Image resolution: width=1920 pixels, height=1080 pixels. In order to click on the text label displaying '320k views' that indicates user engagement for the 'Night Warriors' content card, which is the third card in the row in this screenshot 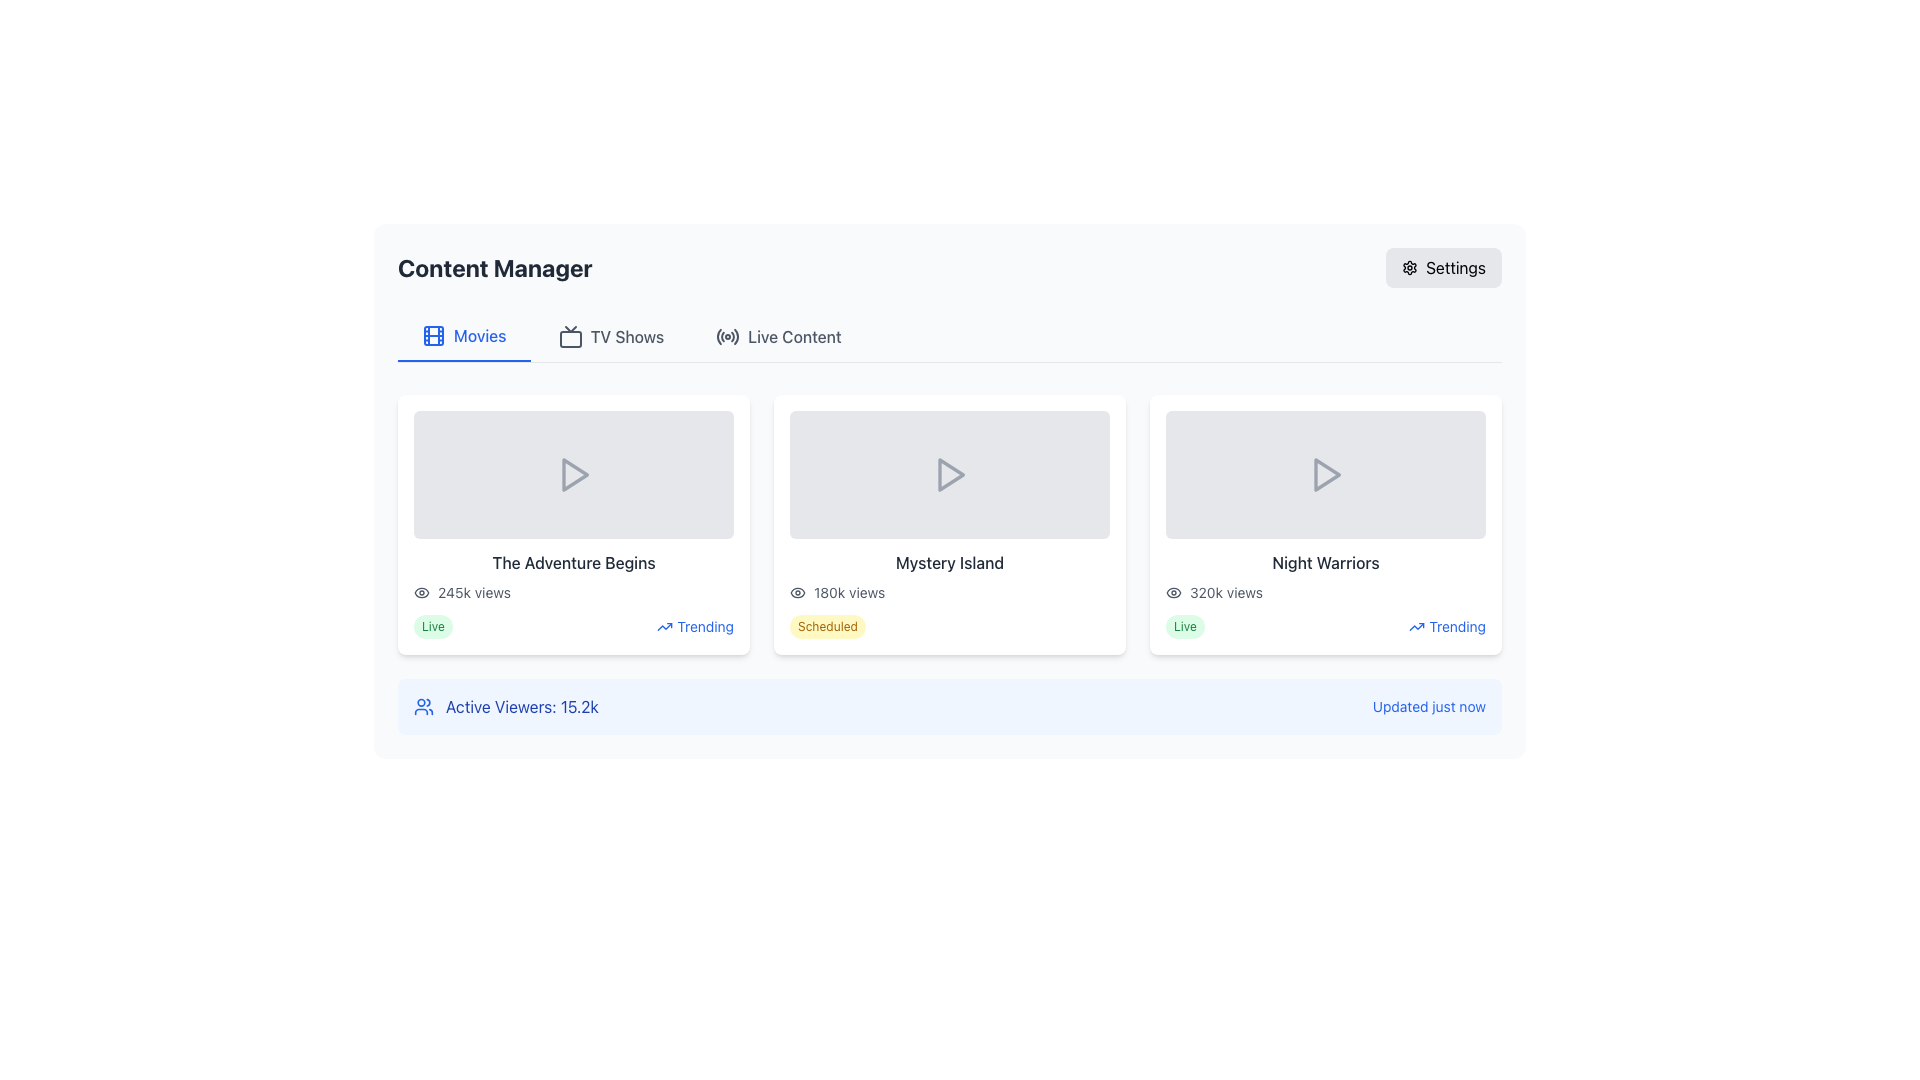, I will do `click(1225, 592)`.